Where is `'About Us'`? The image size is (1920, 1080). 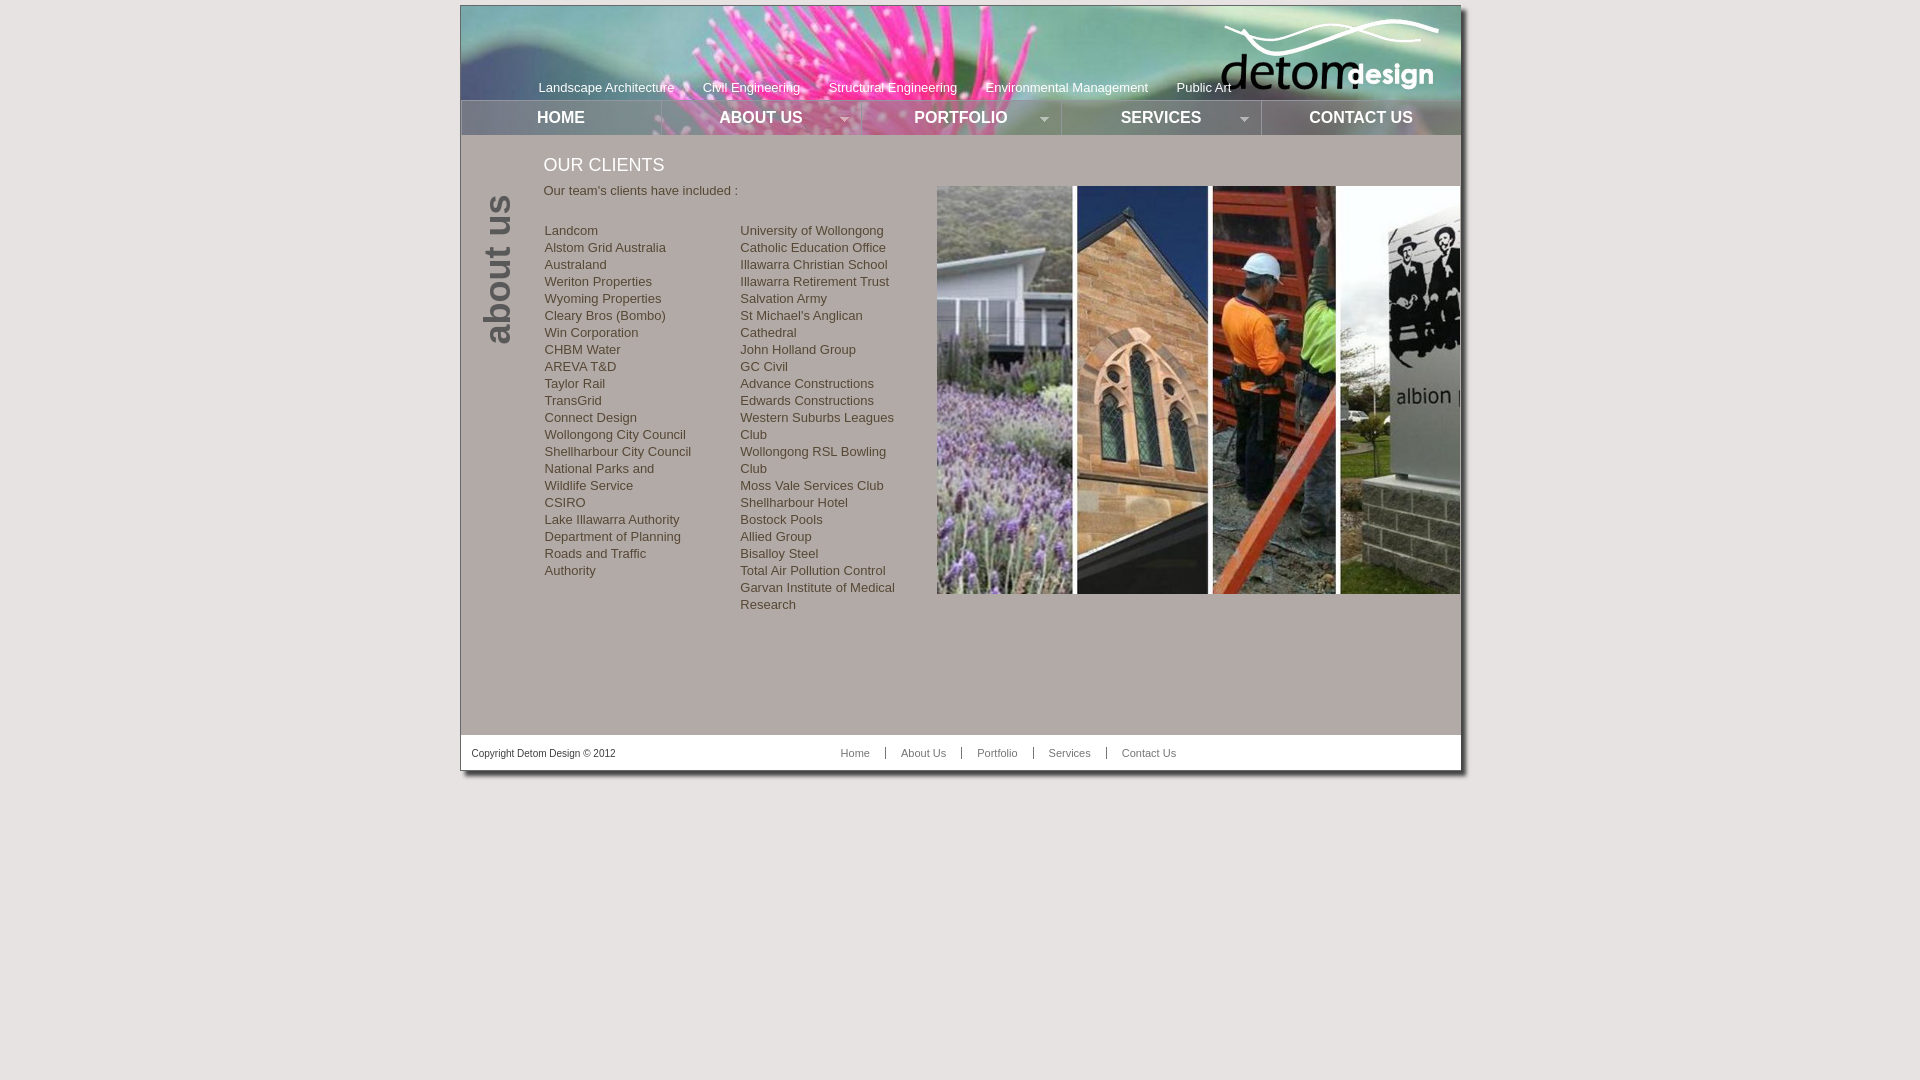 'About Us' is located at coordinates (921, 752).